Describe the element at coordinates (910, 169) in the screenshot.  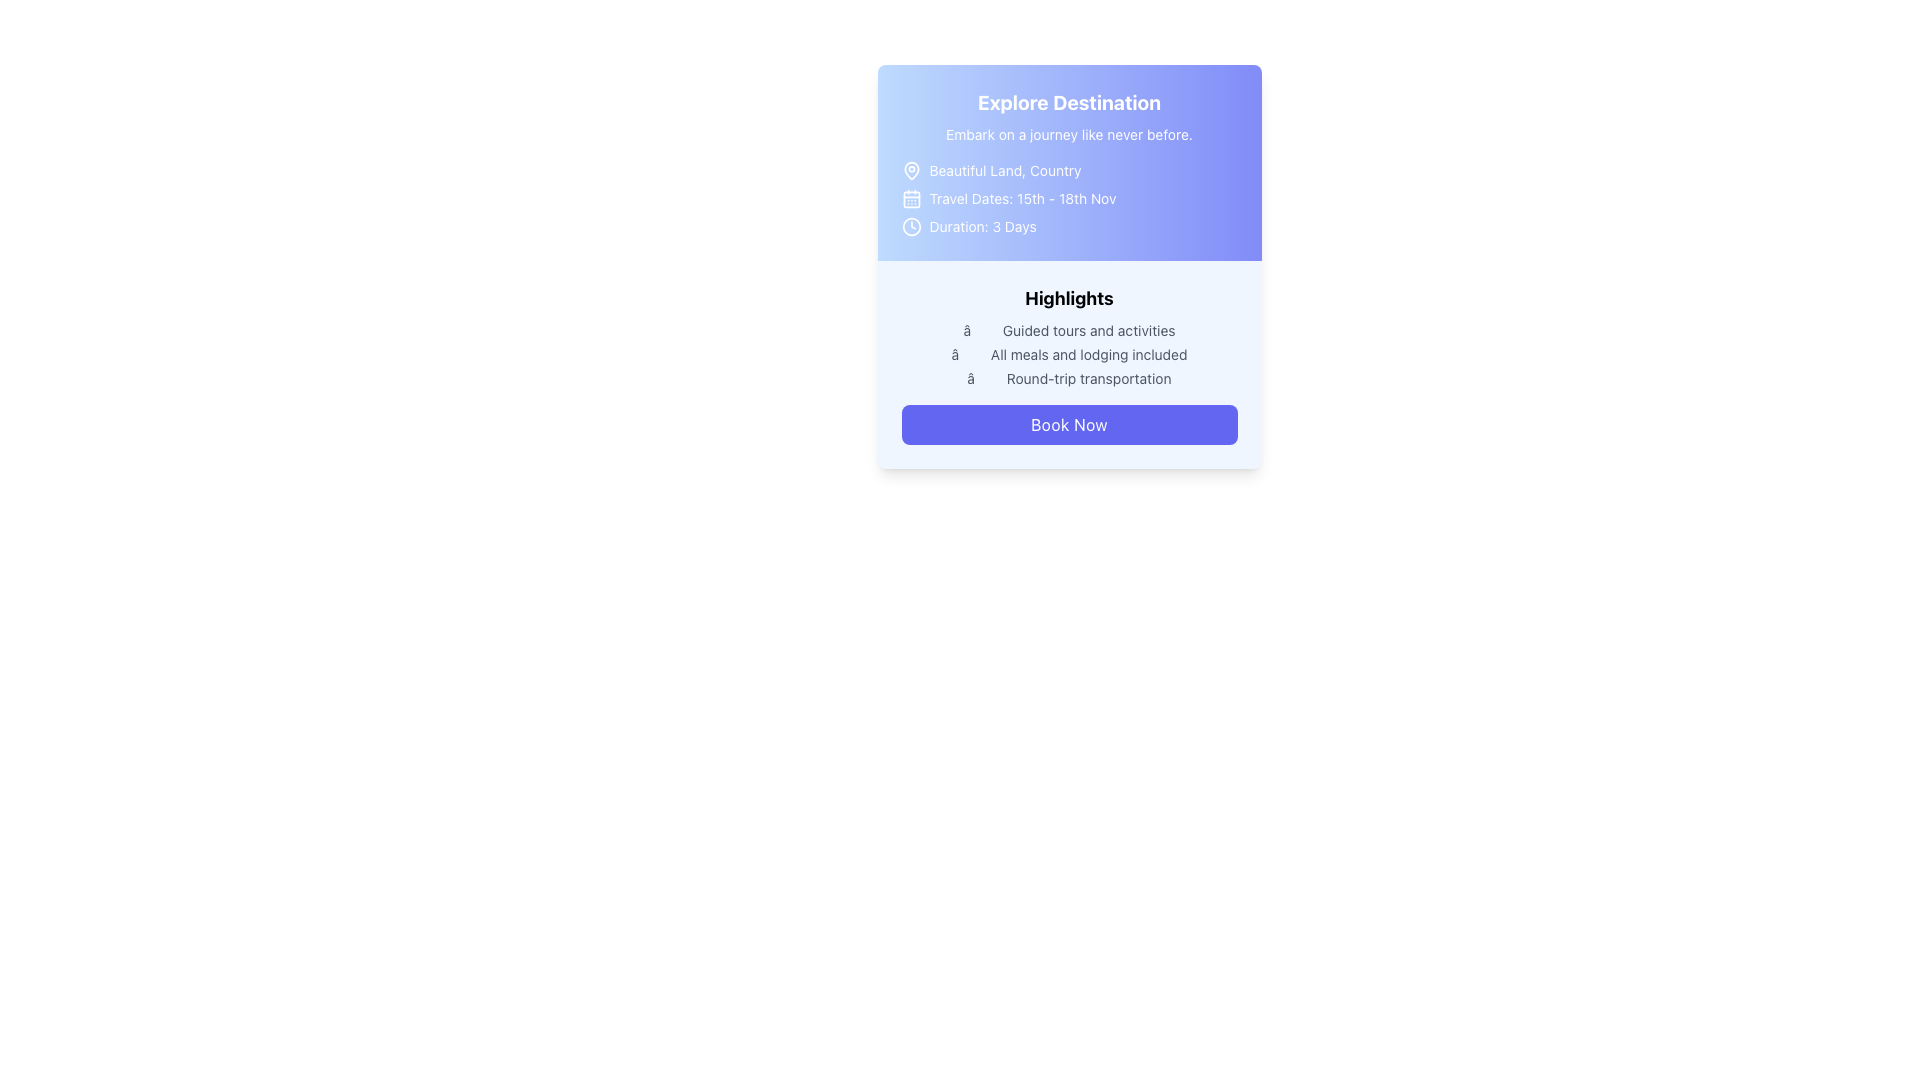
I see `the hollow pin icon located near the top left of the 'Explore Destination' information box, directly to the left of 'Beautiful Land, Country'` at that location.